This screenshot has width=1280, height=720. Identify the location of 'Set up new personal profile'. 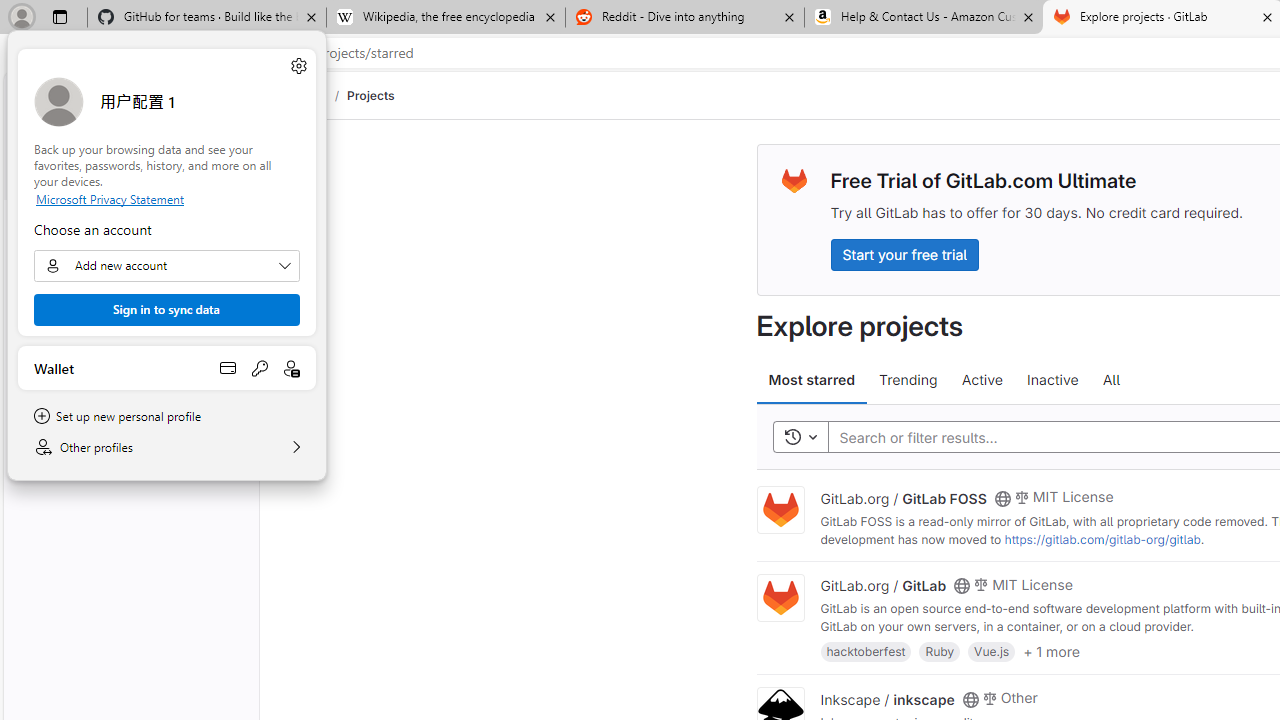
(167, 415).